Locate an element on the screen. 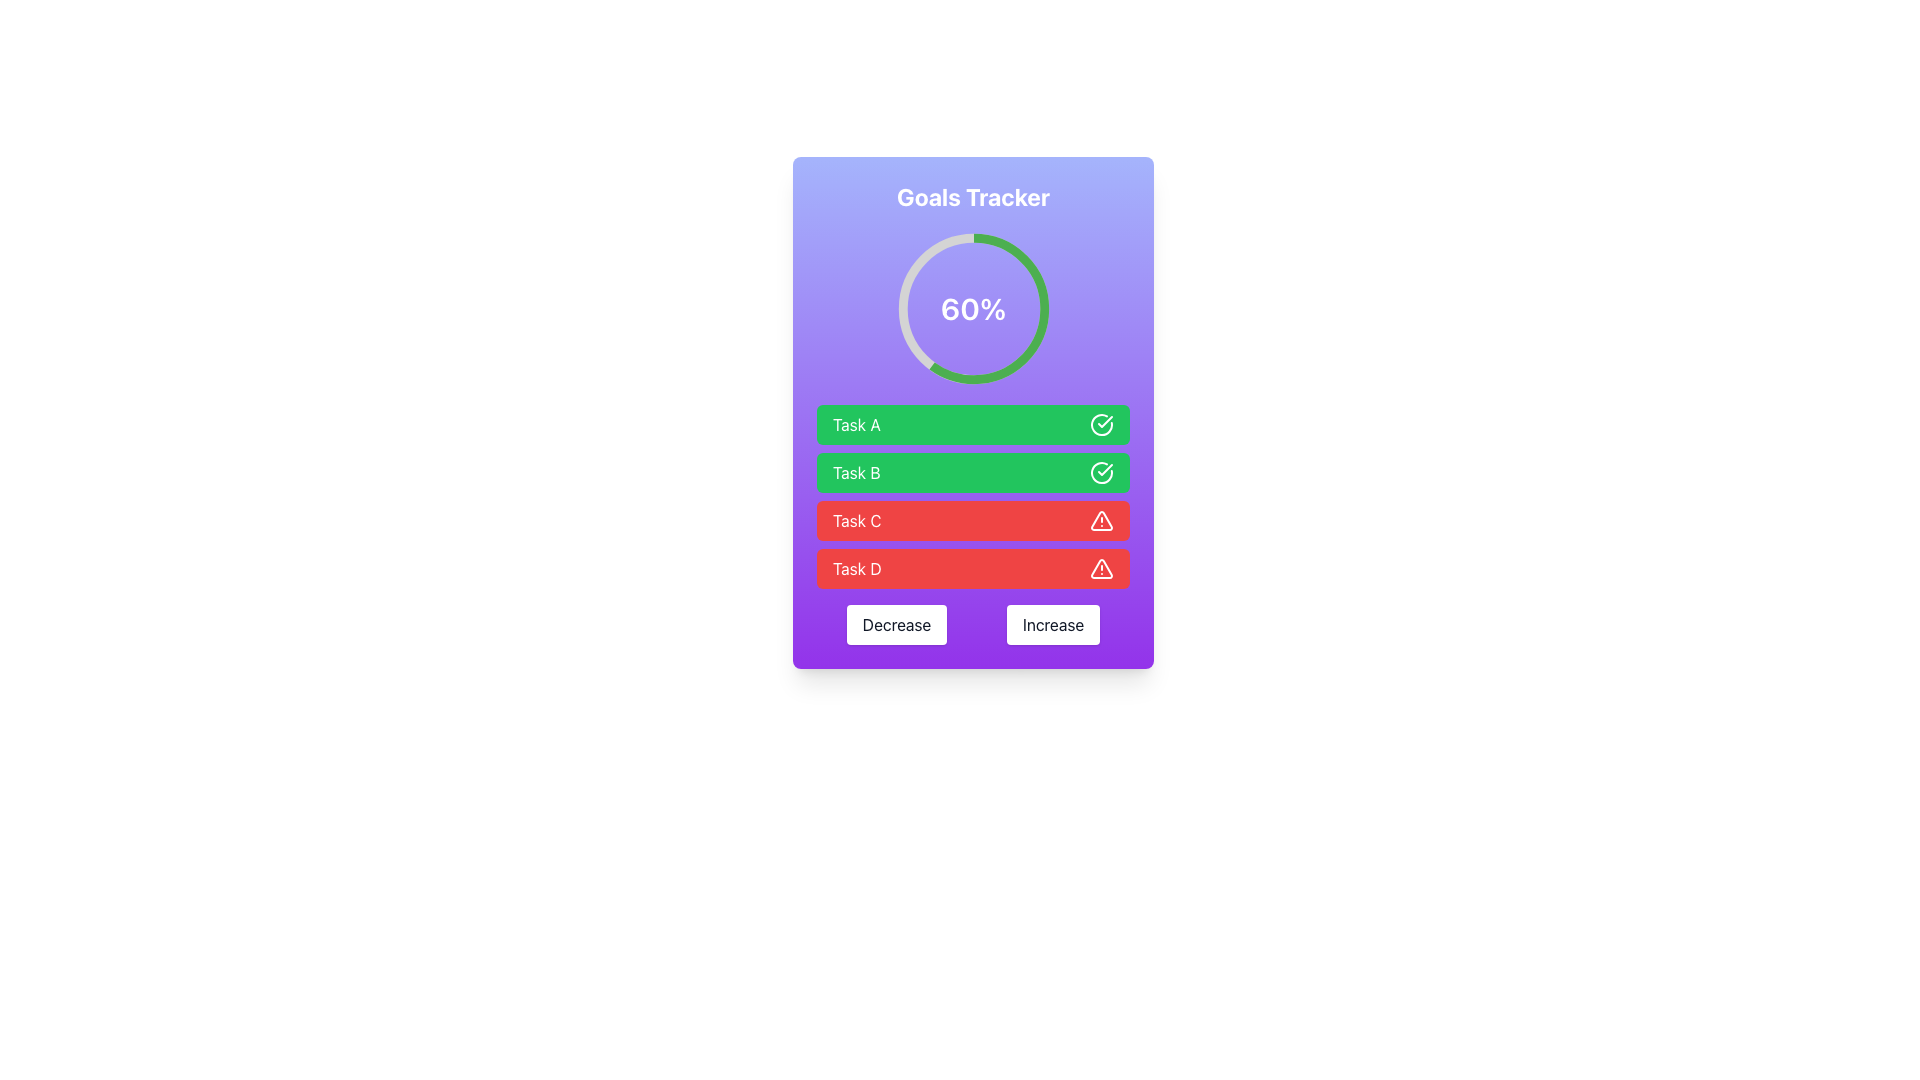  the centered numerical label displaying '60%' which is located within a circular progress indicator is located at coordinates (973, 308).